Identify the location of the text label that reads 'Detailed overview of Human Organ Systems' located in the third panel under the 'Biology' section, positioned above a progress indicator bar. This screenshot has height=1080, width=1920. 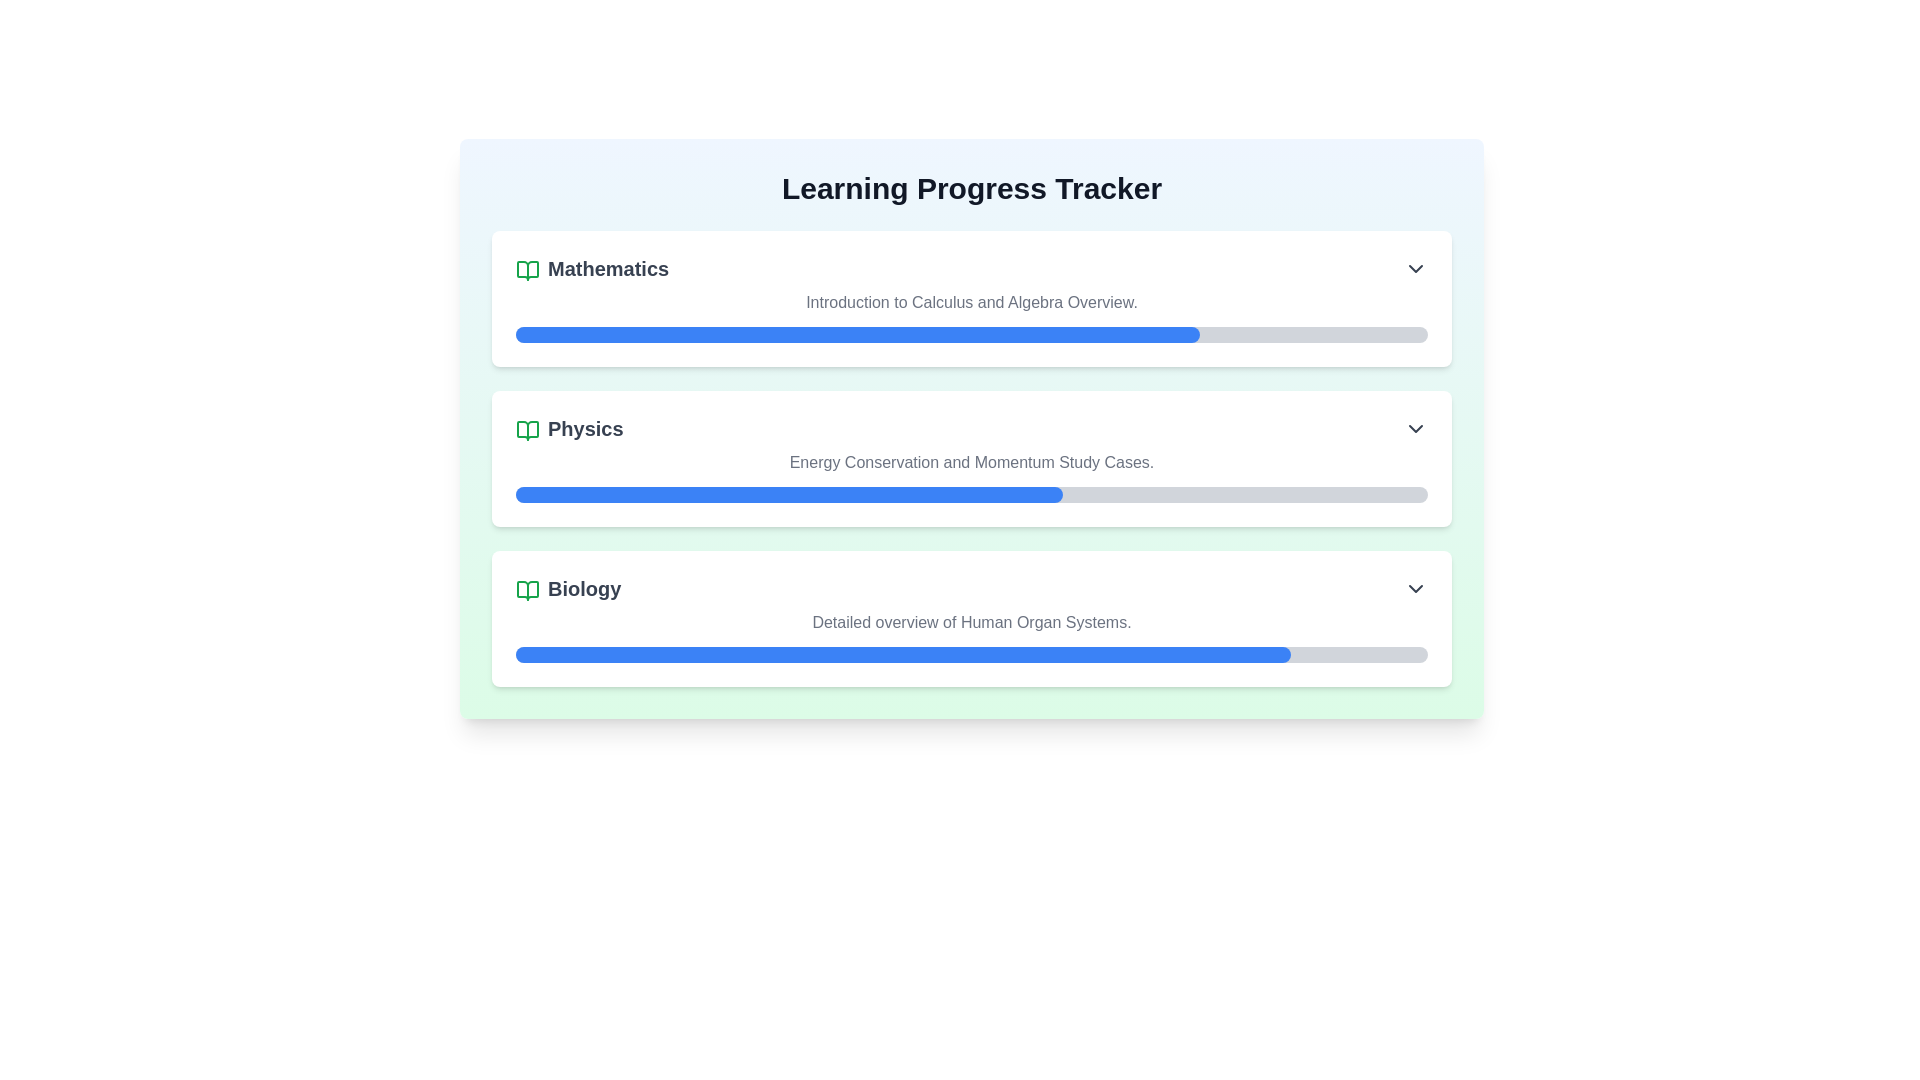
(971, 622).